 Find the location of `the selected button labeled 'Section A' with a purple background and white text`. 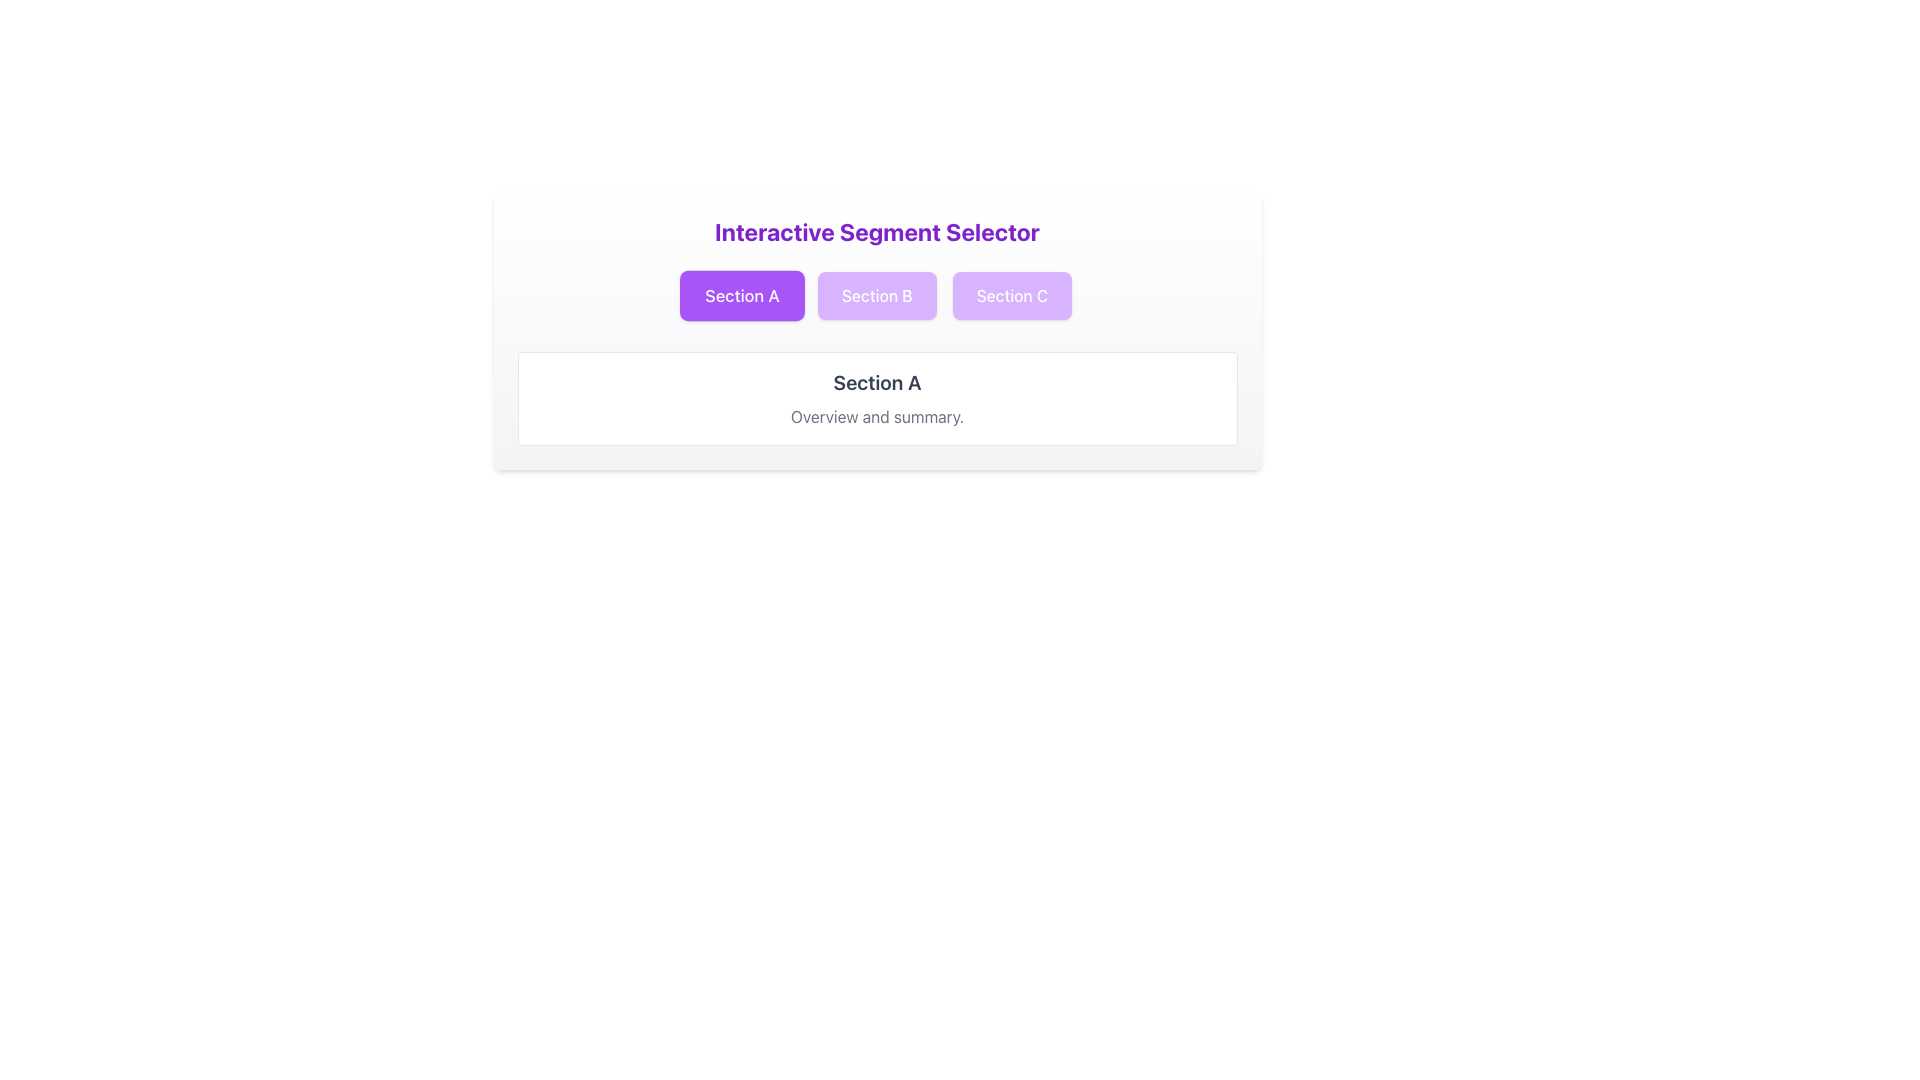

the selected button labeled 'Section A' with a purple background and white text is located at coordinates (741, 296).